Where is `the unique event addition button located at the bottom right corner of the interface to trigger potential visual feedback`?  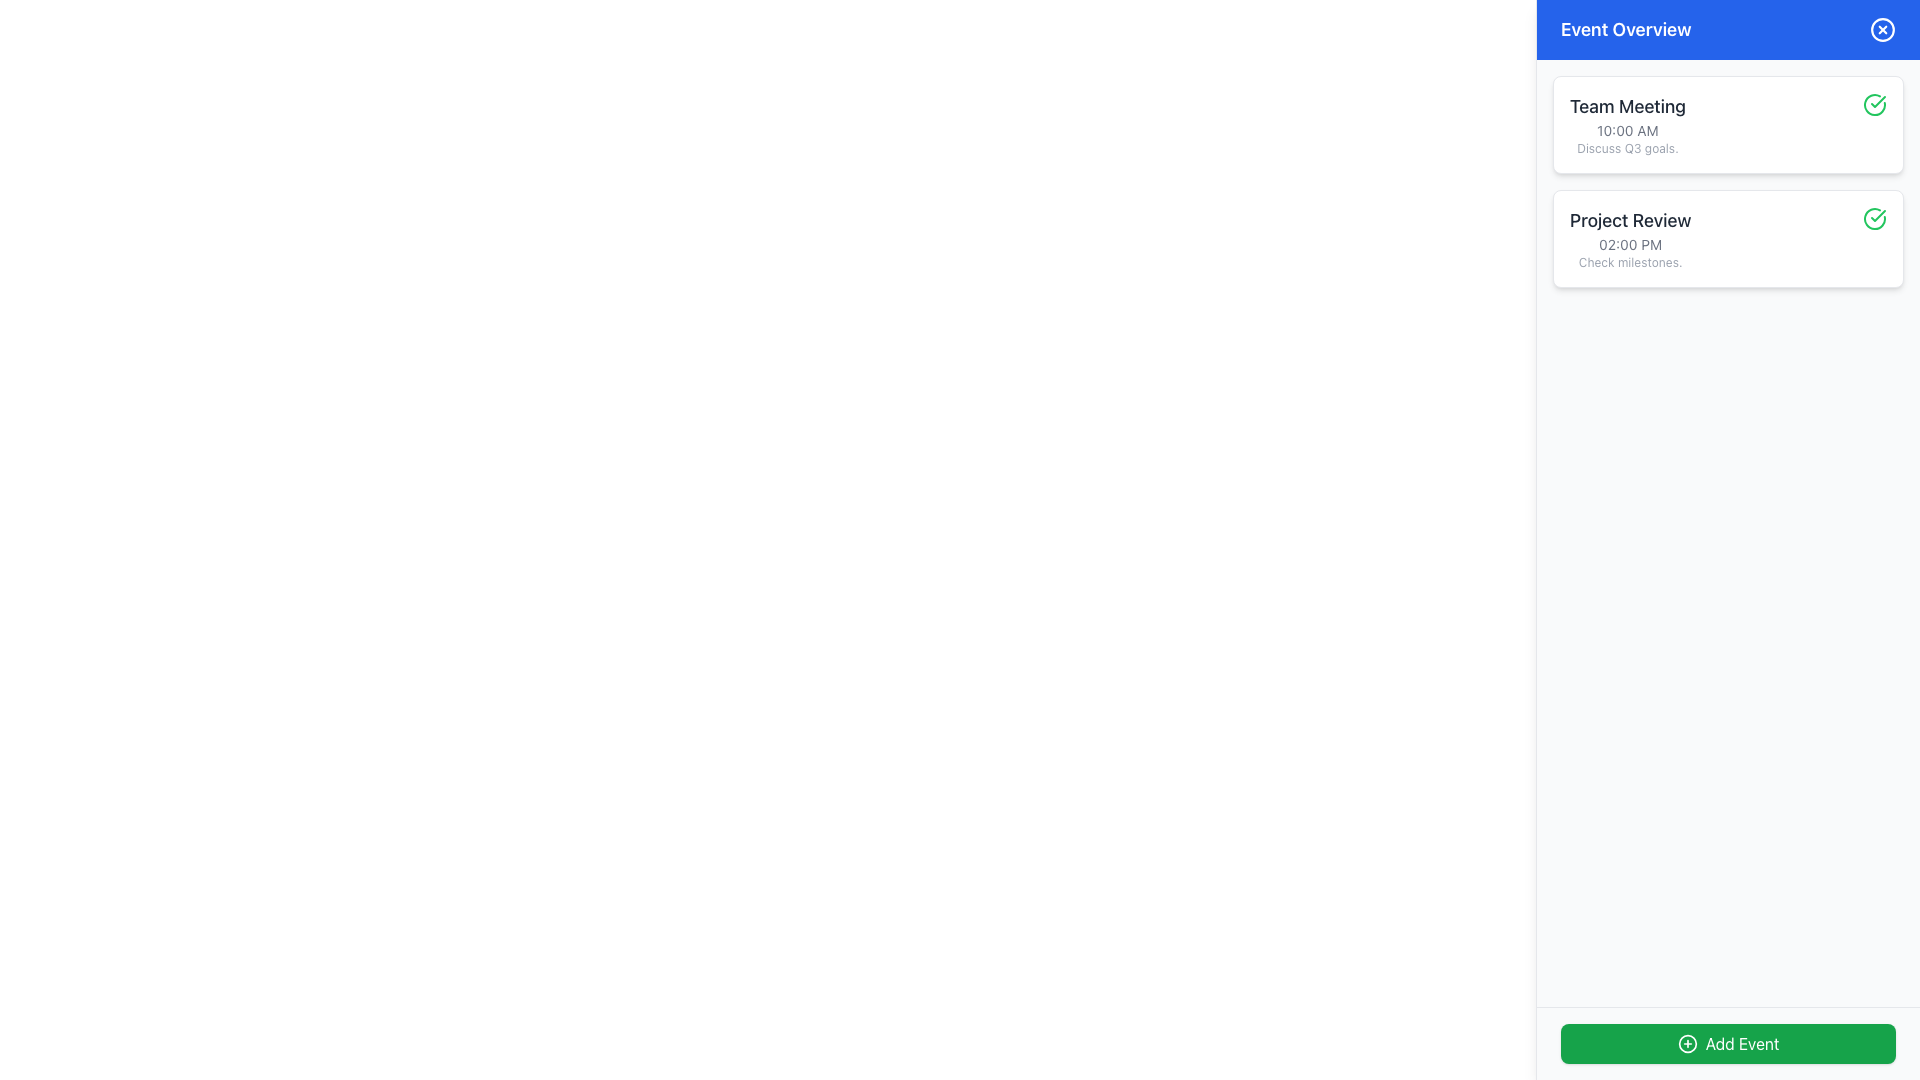 the unique event addition button located at the bottom right corner of the interface to trigger potential visual feedback is located at coordinates (1727, 1043).